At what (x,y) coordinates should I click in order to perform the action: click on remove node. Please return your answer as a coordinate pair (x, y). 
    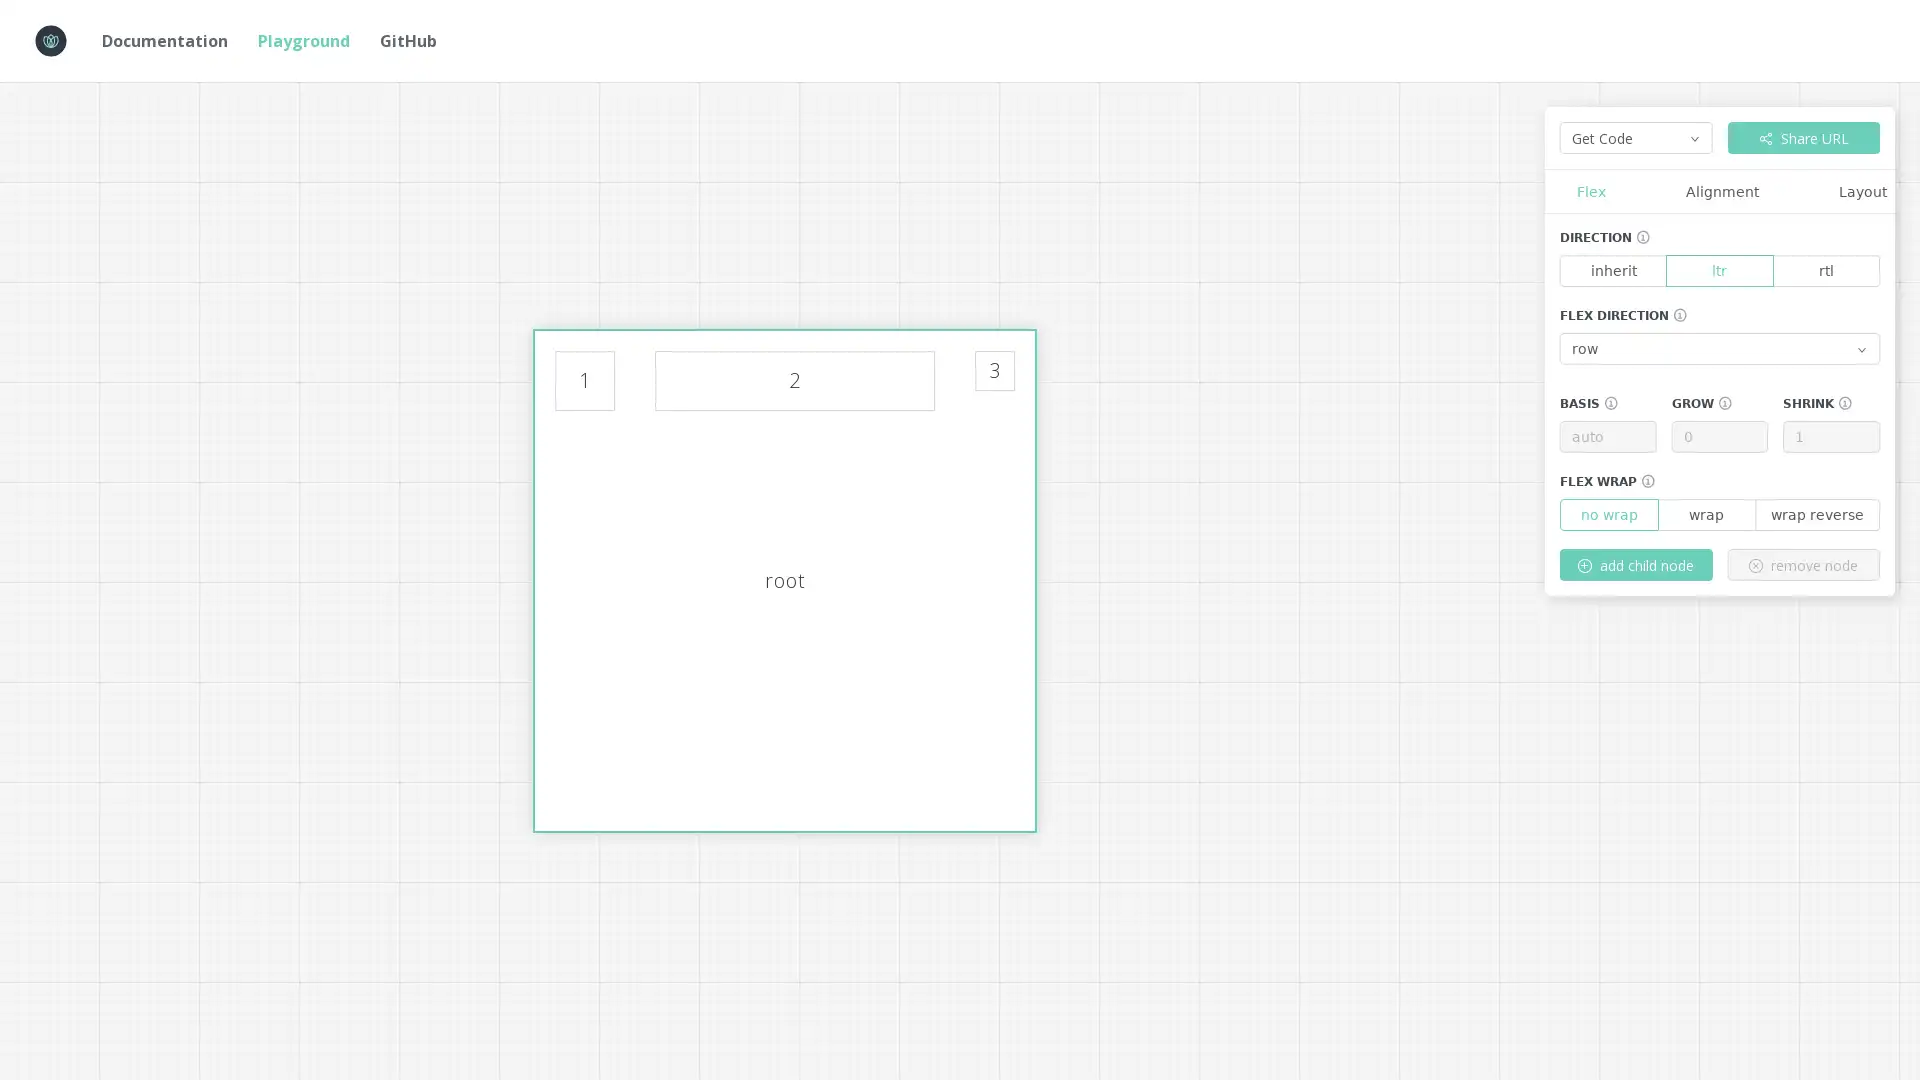
    Looking at the image, I should click on (1803, 564).